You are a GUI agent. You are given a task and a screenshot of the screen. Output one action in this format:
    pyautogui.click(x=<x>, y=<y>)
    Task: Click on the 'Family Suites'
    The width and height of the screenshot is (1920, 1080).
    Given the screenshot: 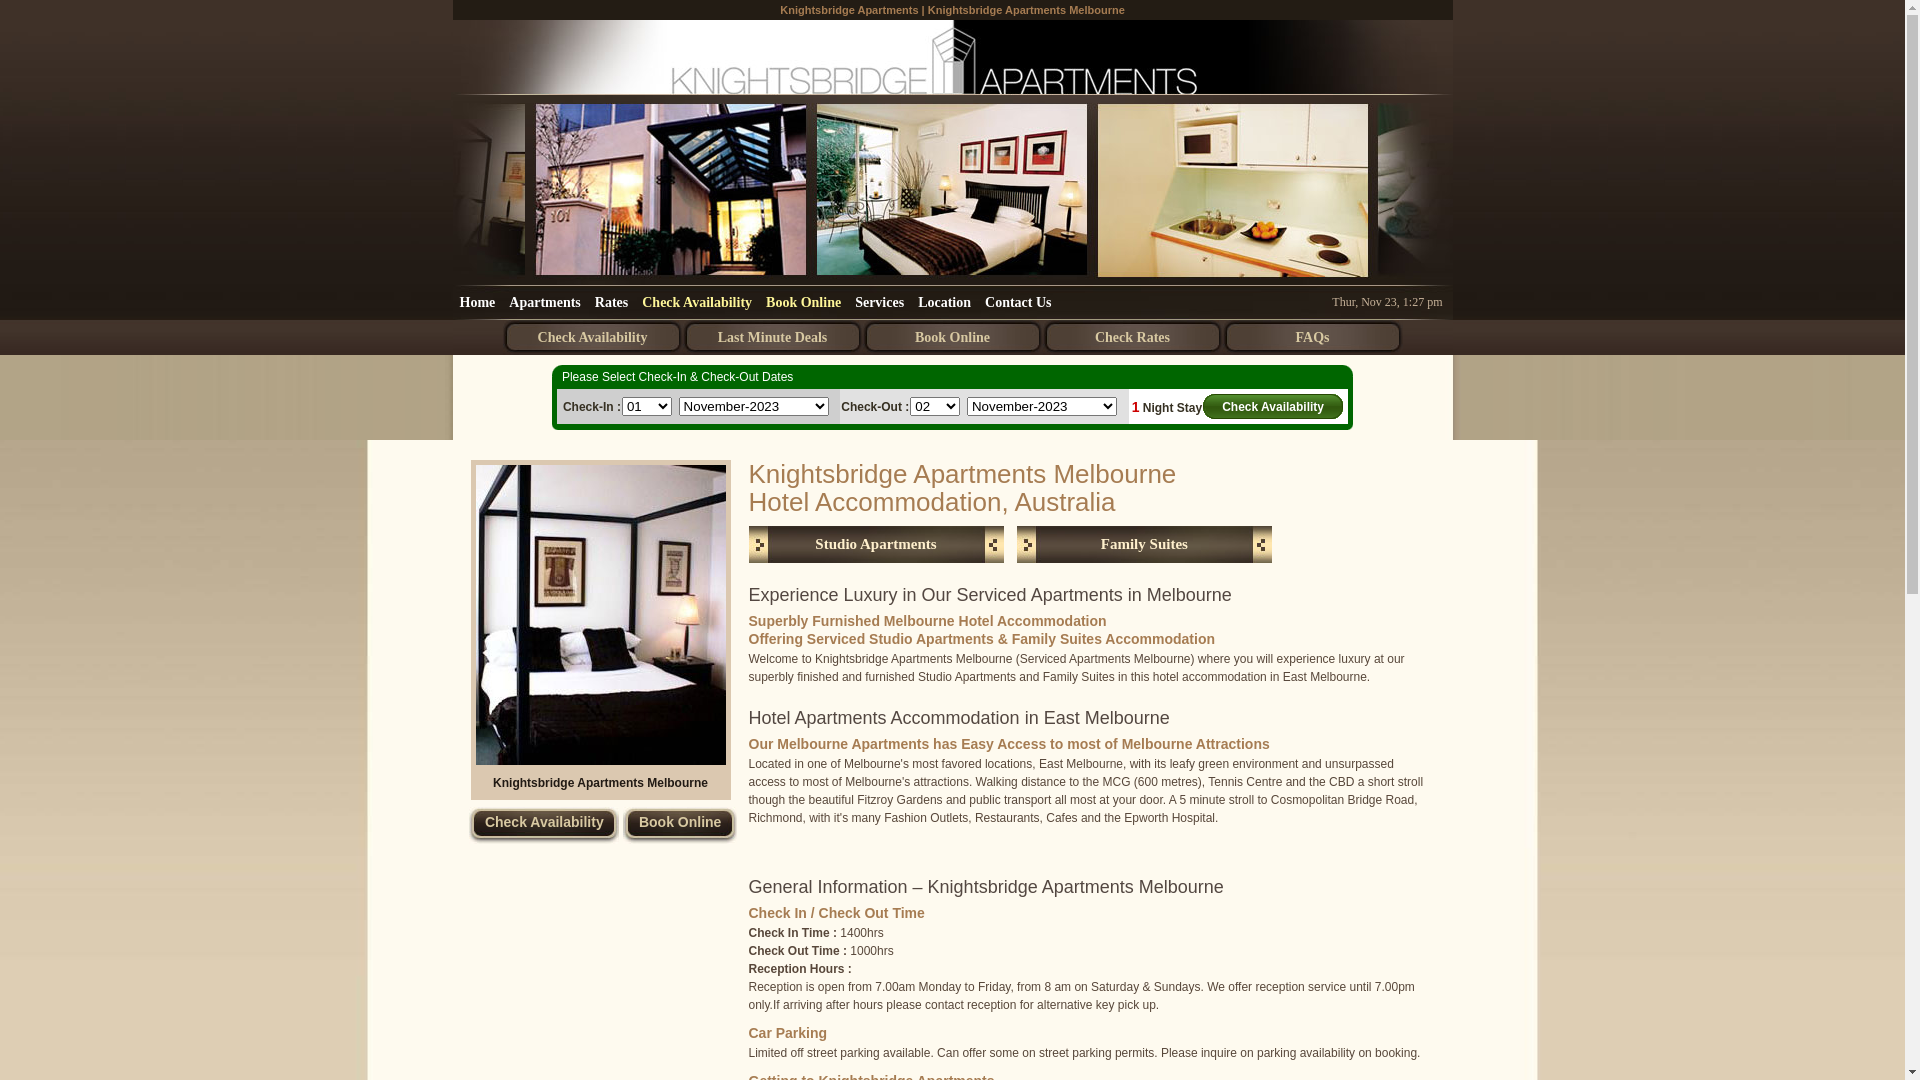 What is the action you would take?
    pyautogui.click(x=1144, y=544)
    